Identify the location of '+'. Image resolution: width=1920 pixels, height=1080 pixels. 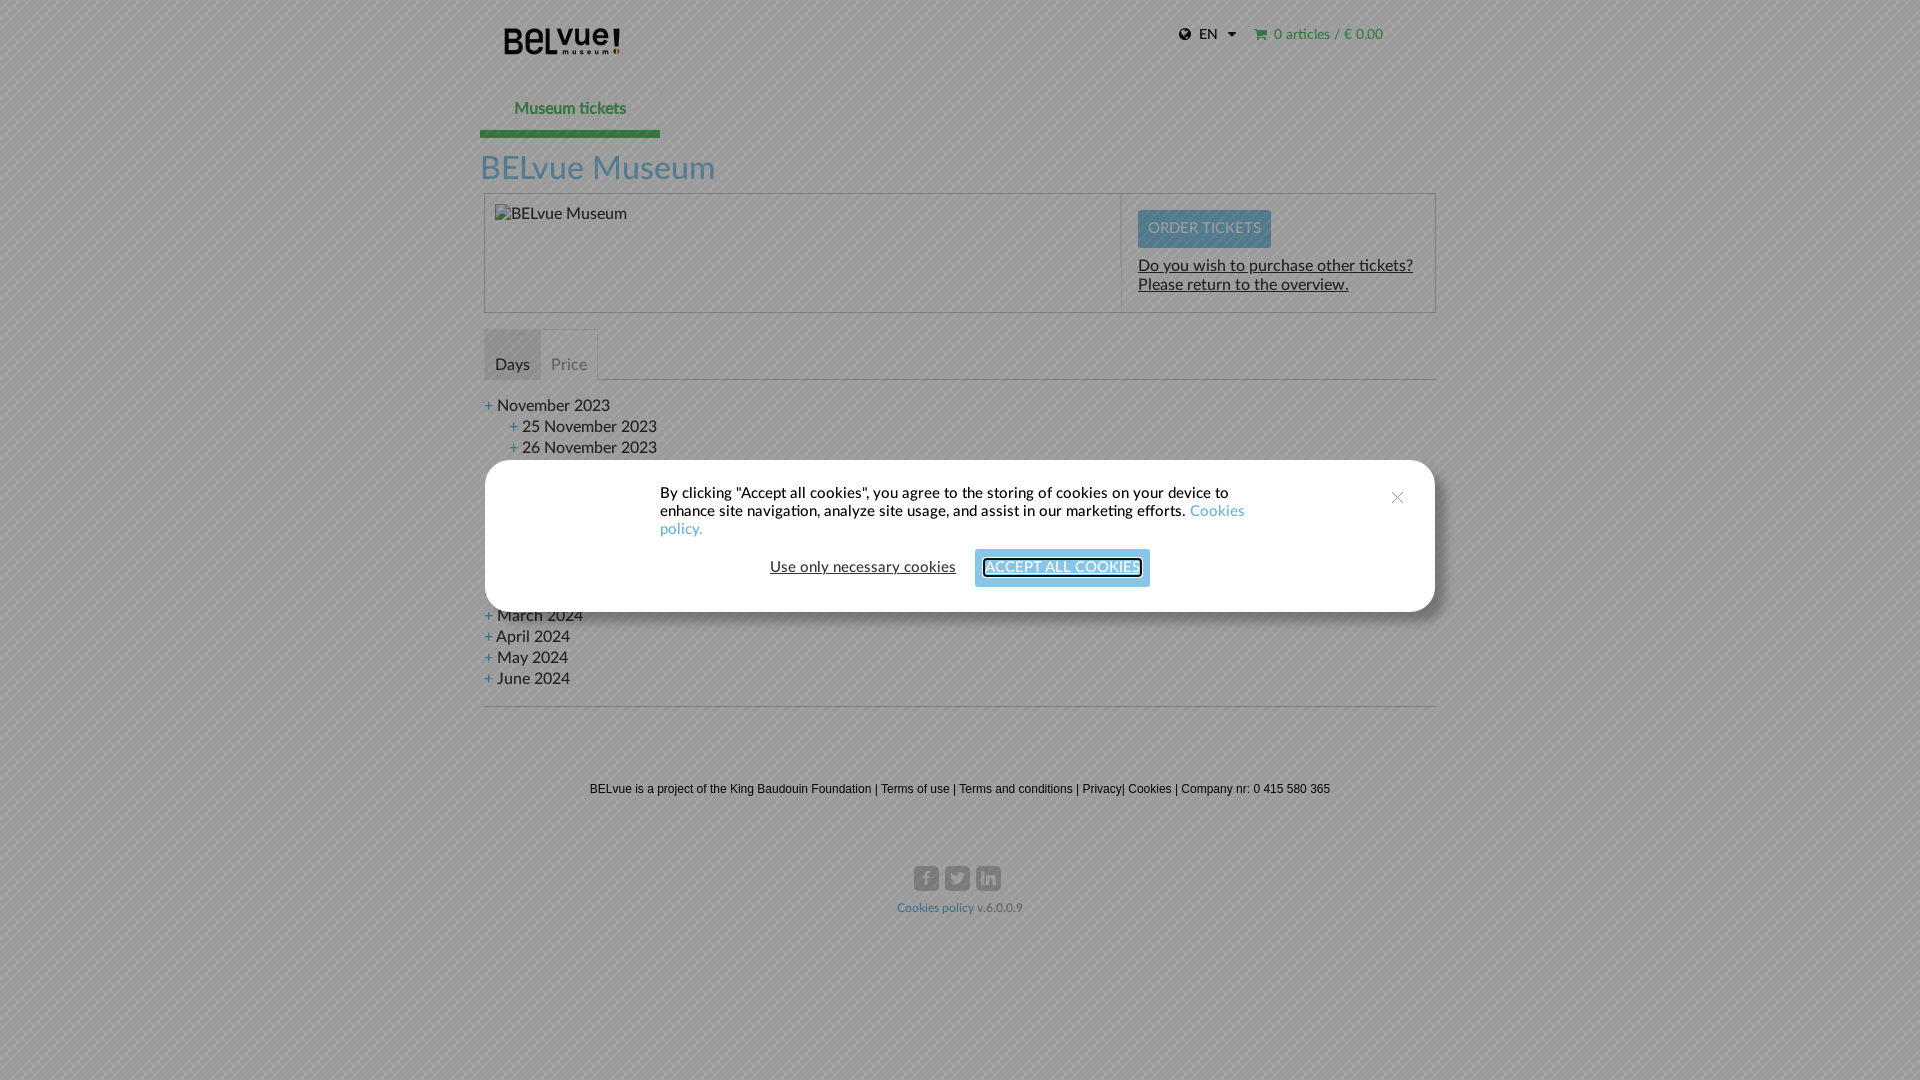
(513, 509).